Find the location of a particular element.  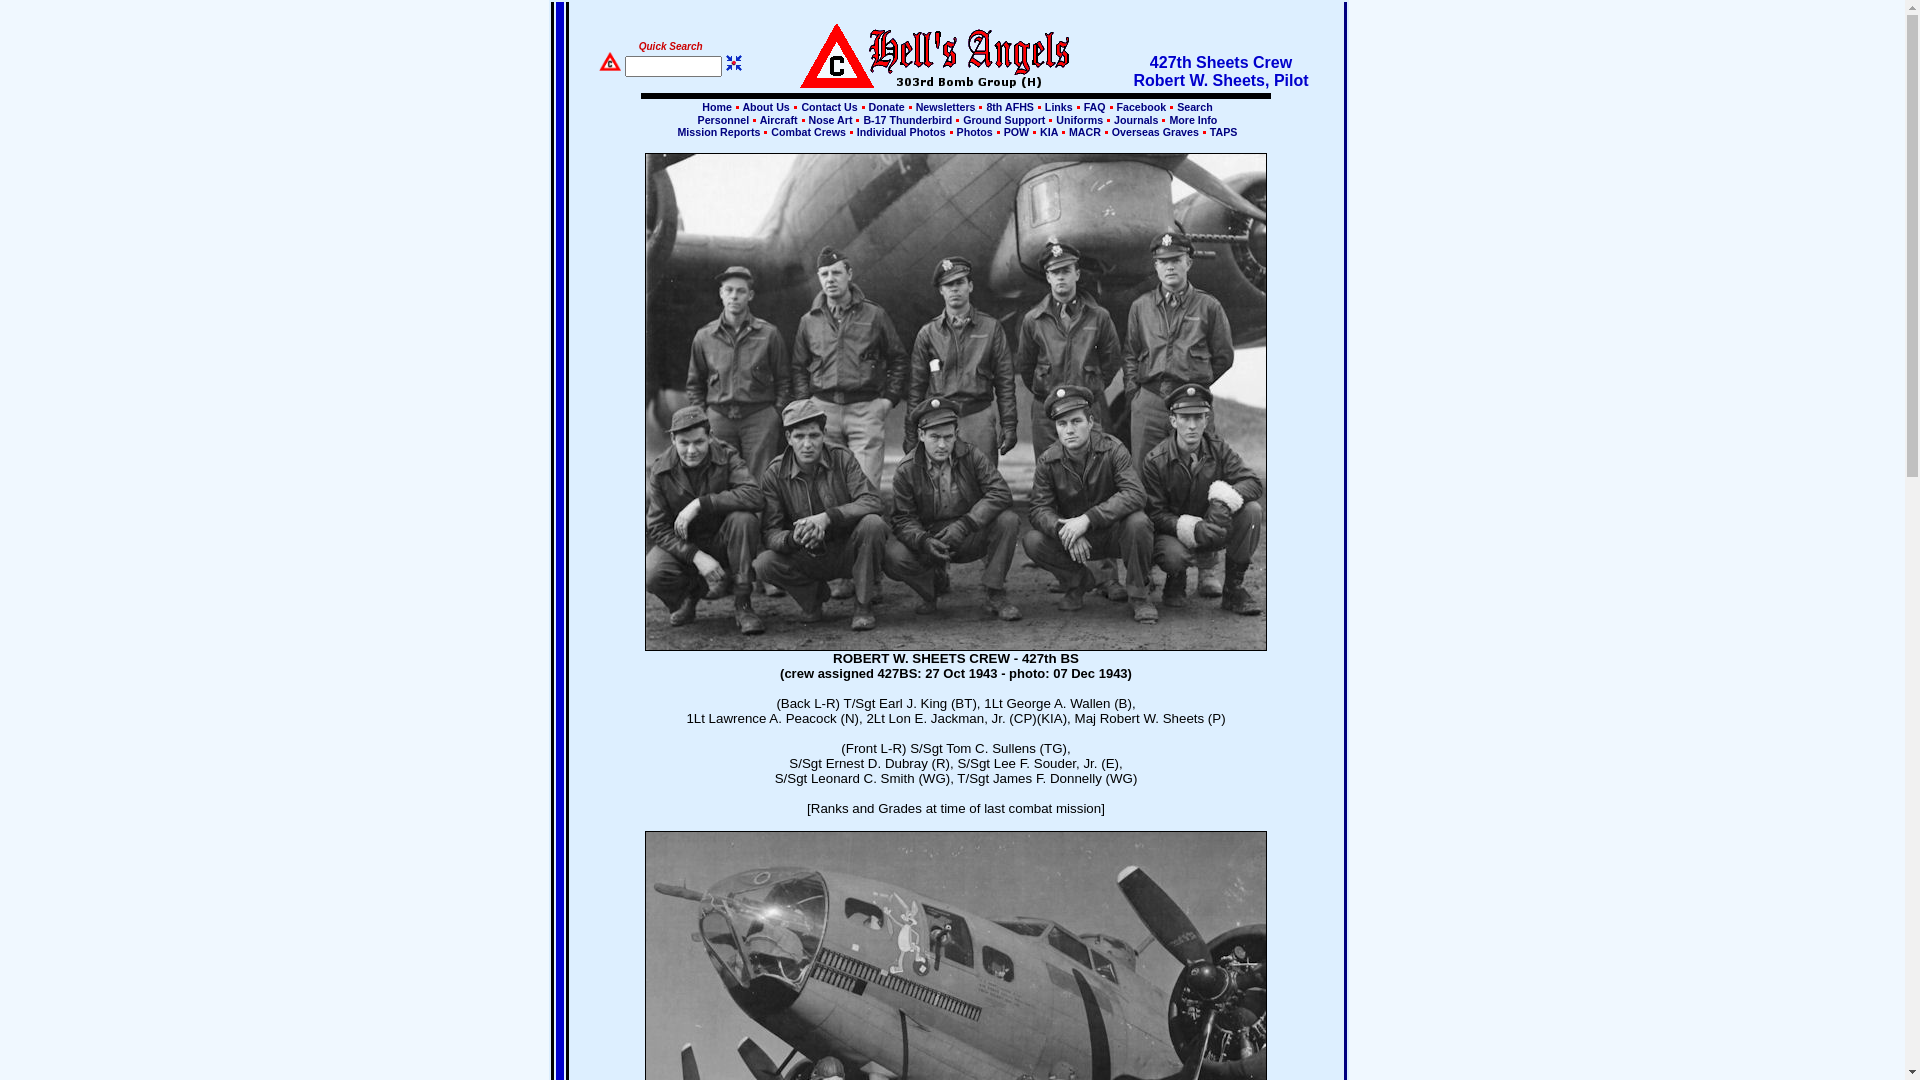

'Combat Crews' is located at coordinates (808, 131).